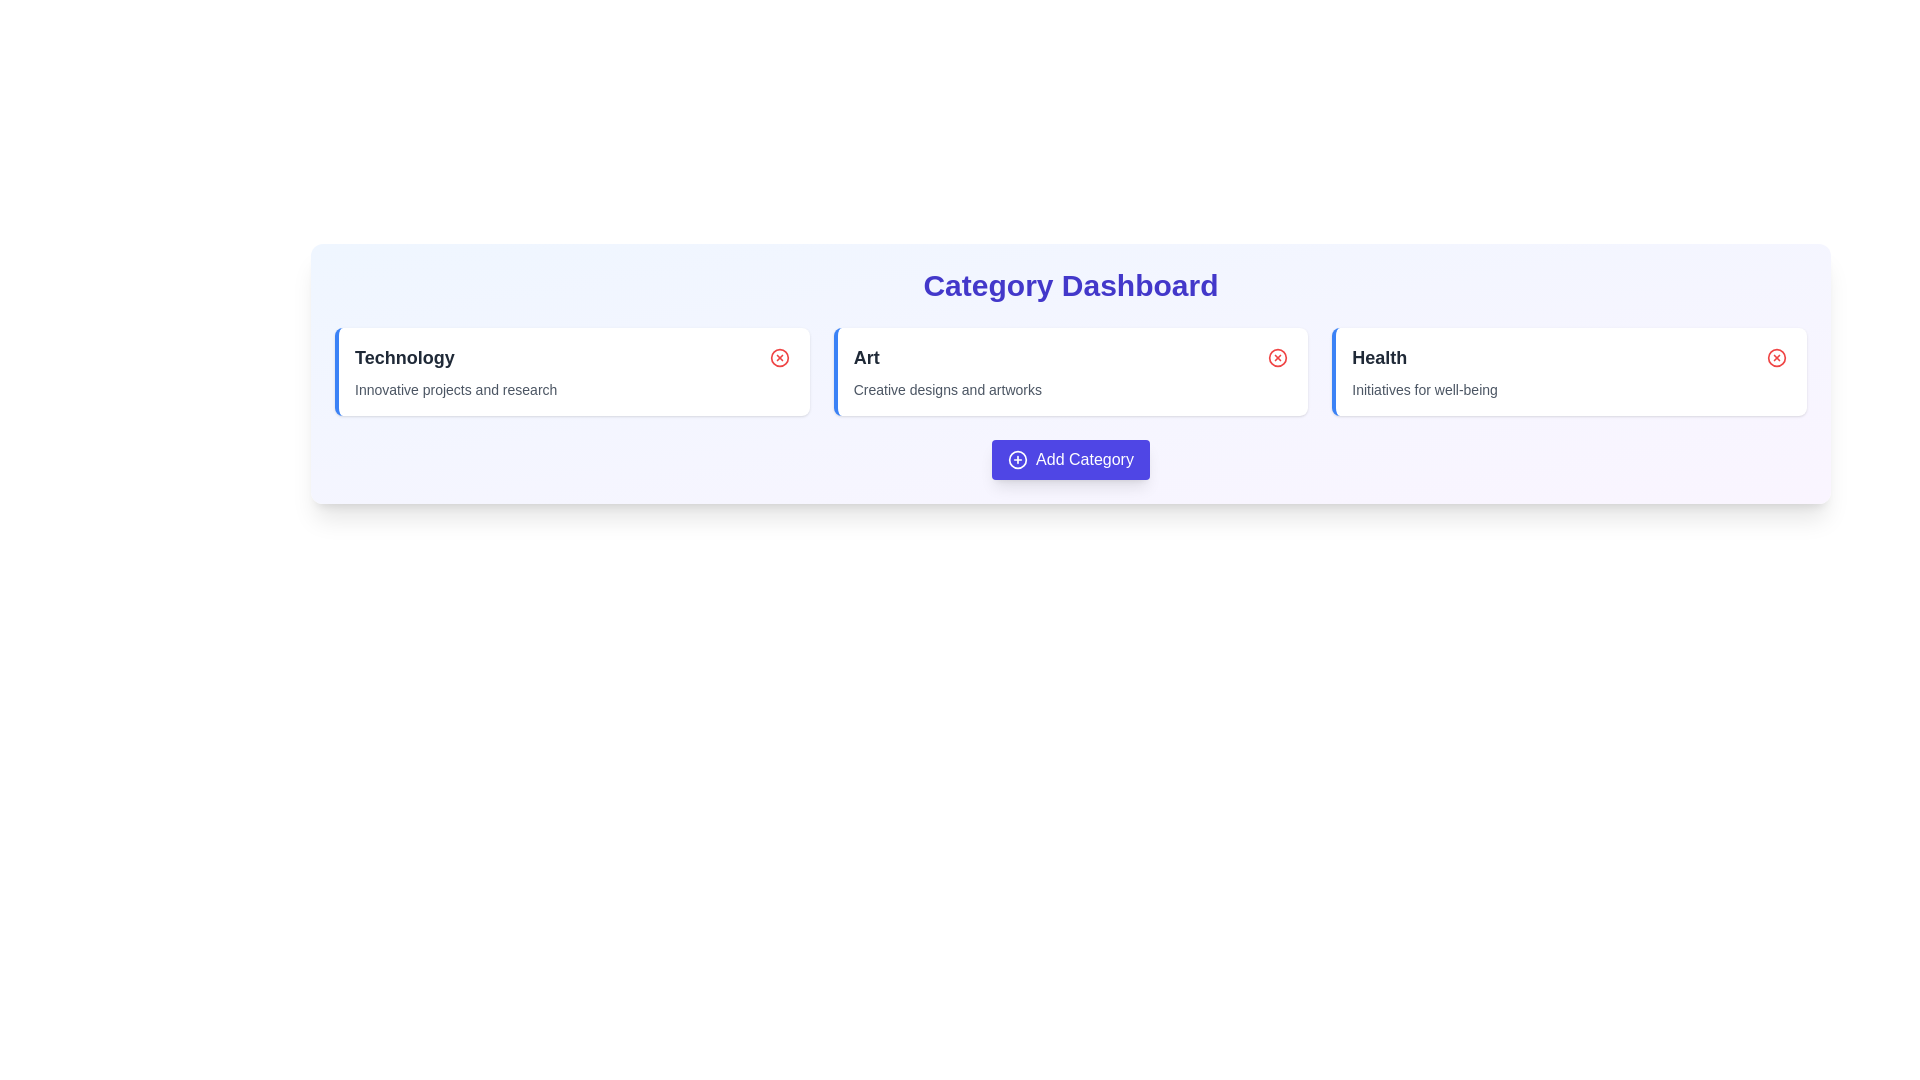  Describe the element at coordinates (1776, 357) in the screenshot. I see `the circular red-bordered button with an 'x' symbol located in the top-right corner of the 'Health' category section` at that location.